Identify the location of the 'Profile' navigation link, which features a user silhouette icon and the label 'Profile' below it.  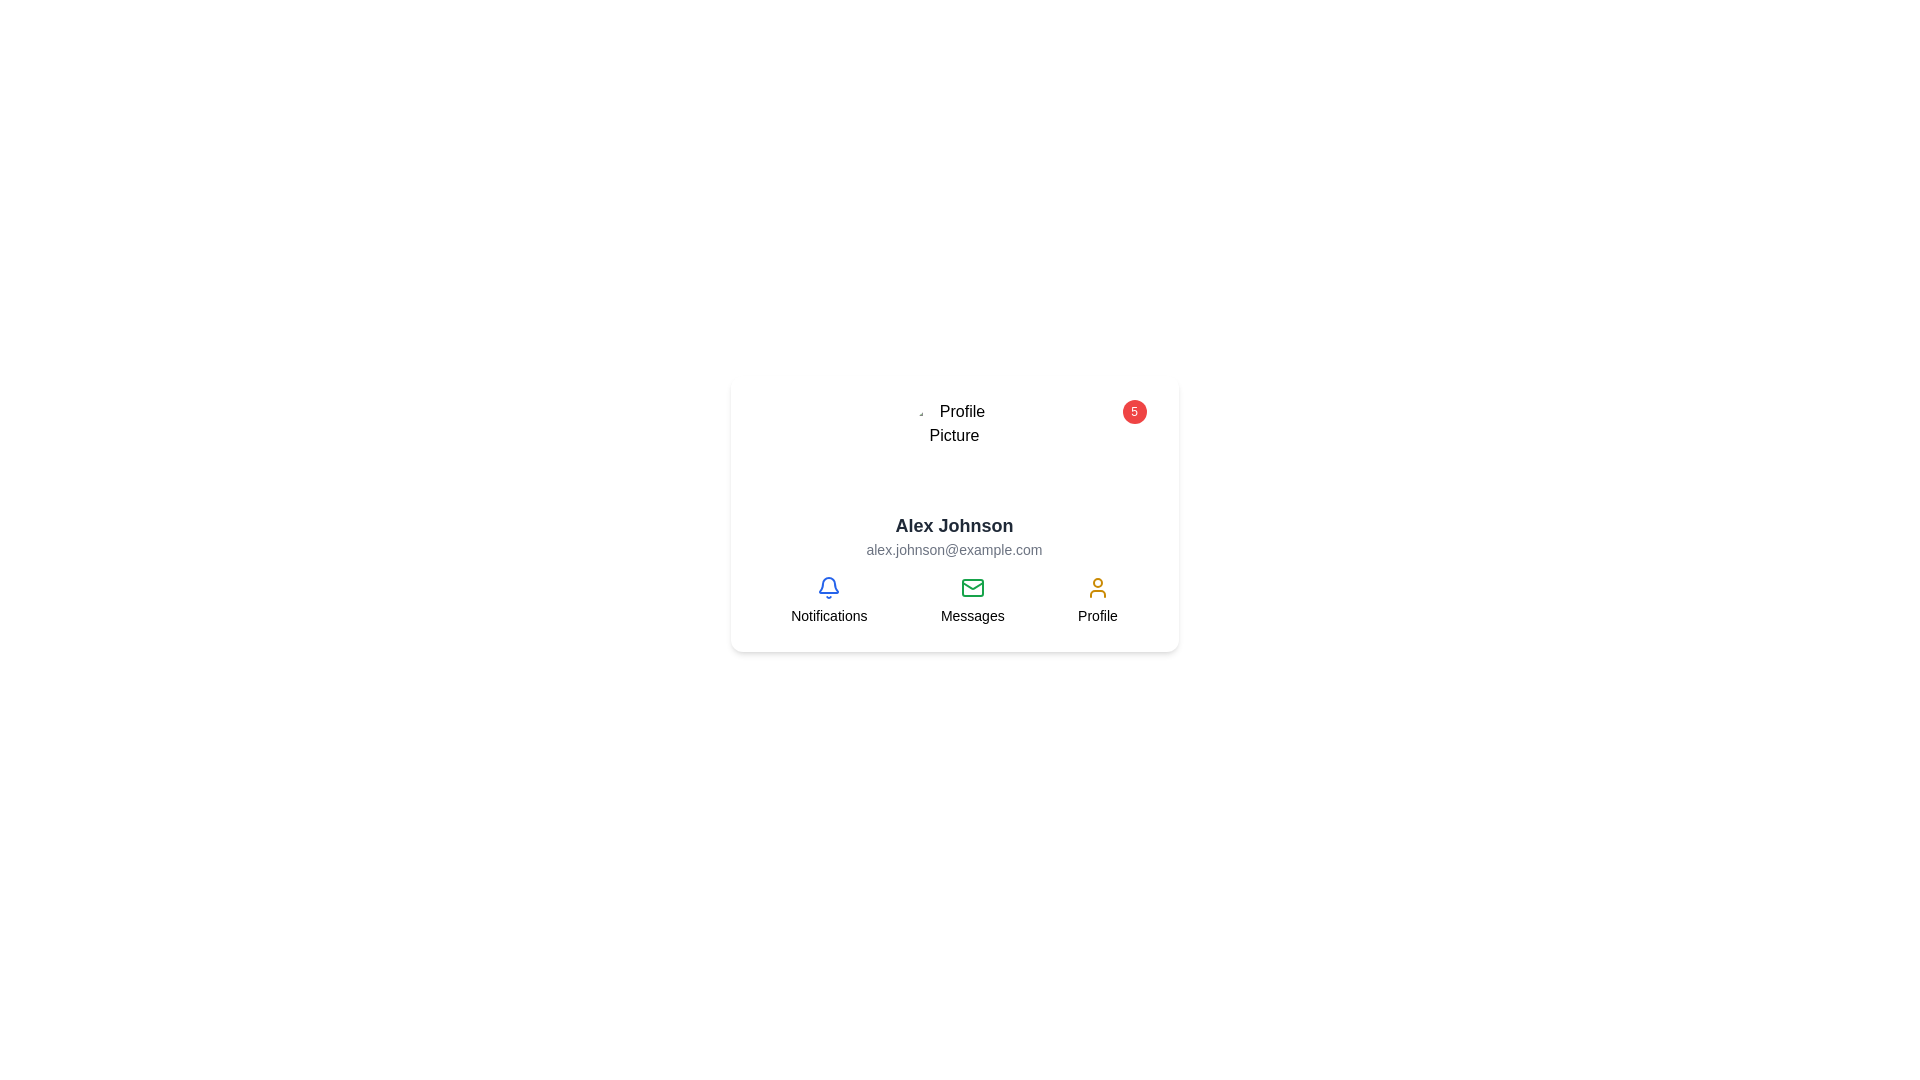
(1096, 600).